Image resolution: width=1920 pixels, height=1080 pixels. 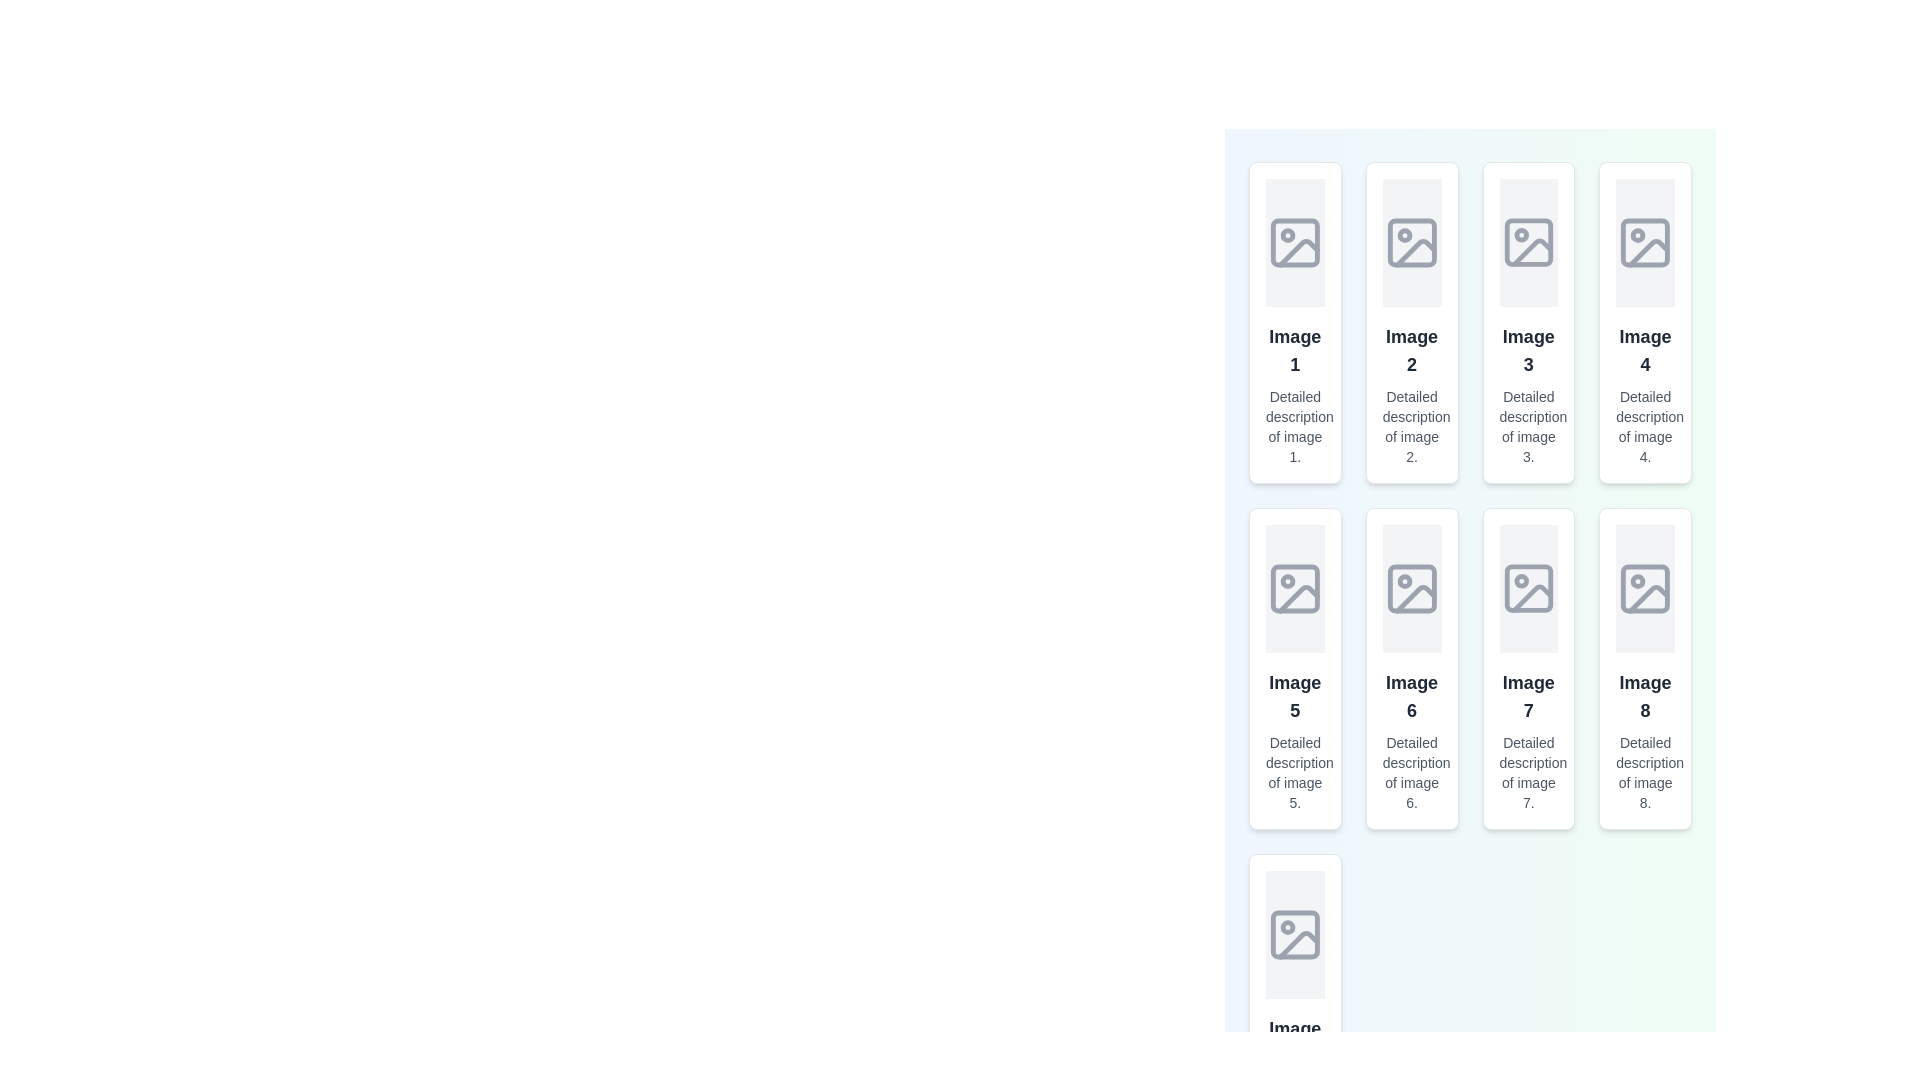 What do you see at coordinates (1527, 588) in the screenshot?
I see `the rectangular card with a gray background and an image placeholder icon, located in the second row and third column of the grid layout` at bounding box center [1527, 588].